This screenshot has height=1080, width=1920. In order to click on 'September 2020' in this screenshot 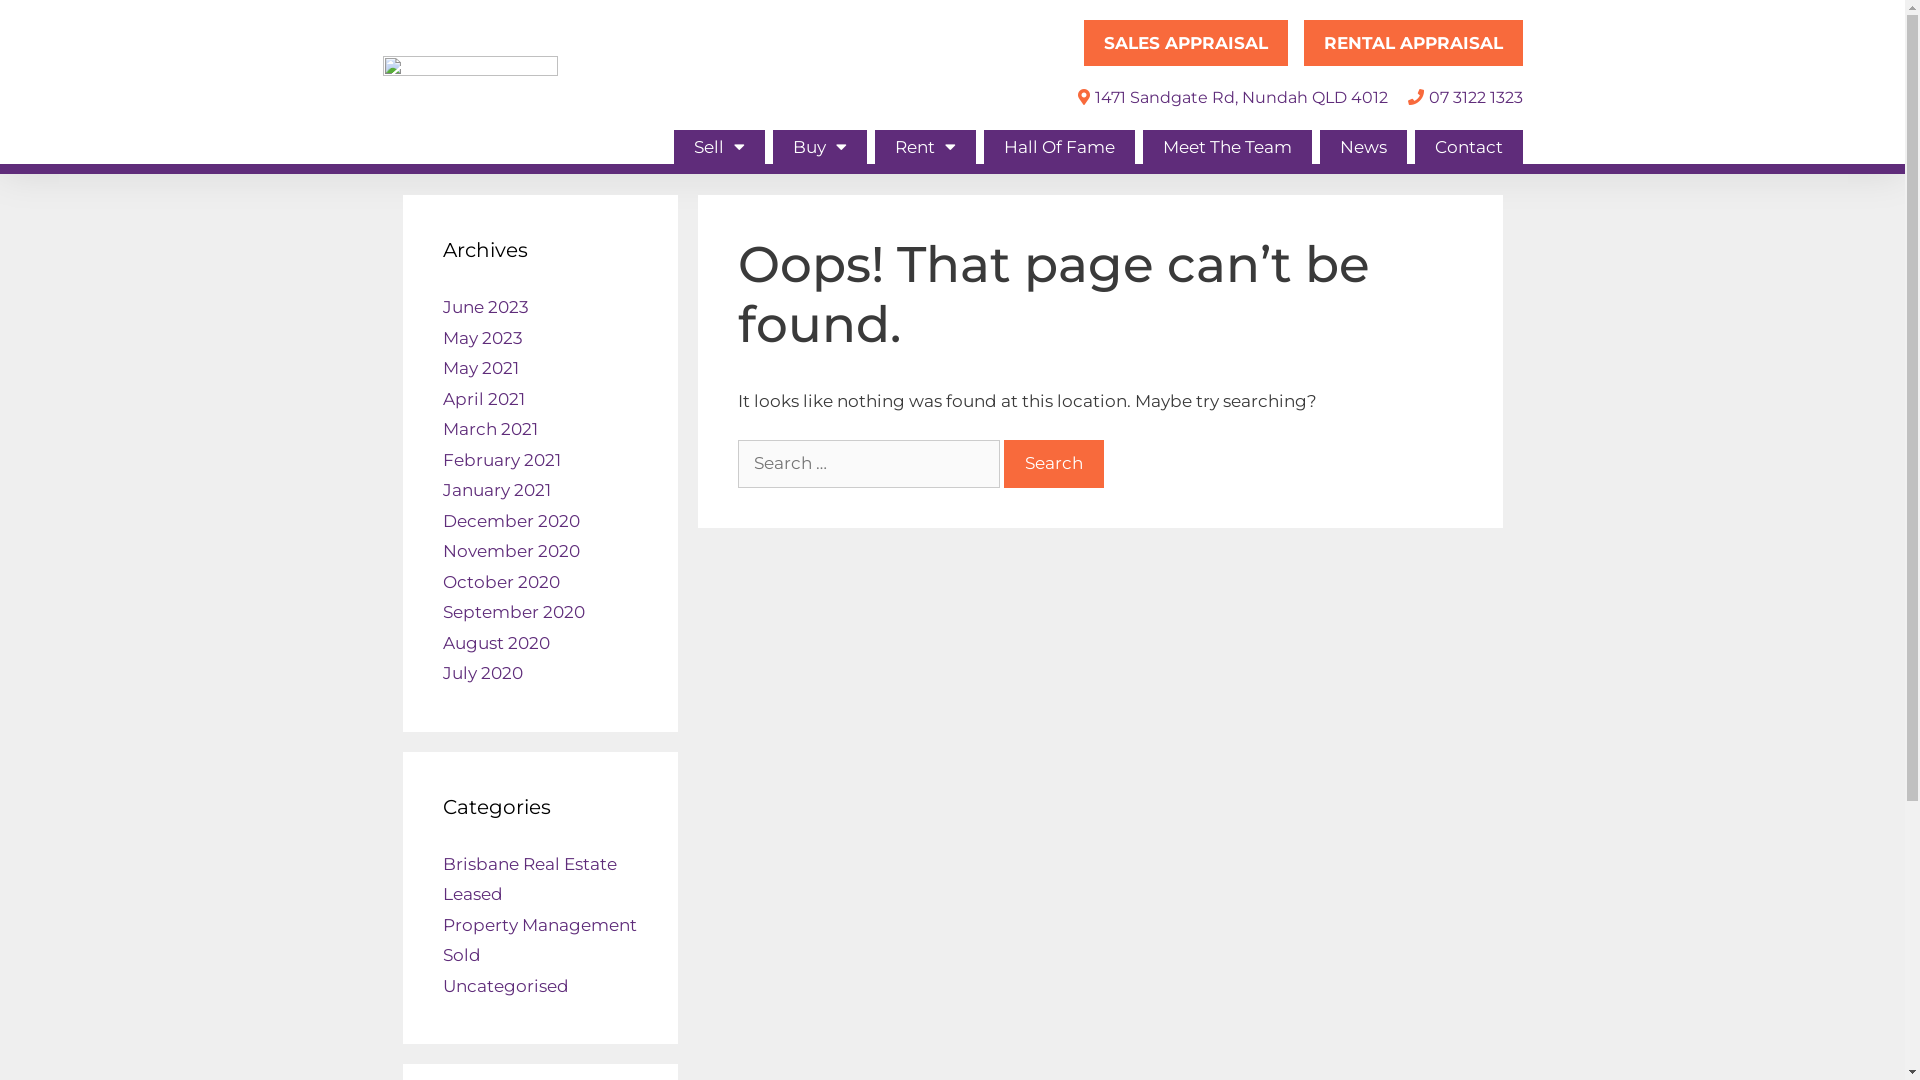, I will do `click(513, 611)`.